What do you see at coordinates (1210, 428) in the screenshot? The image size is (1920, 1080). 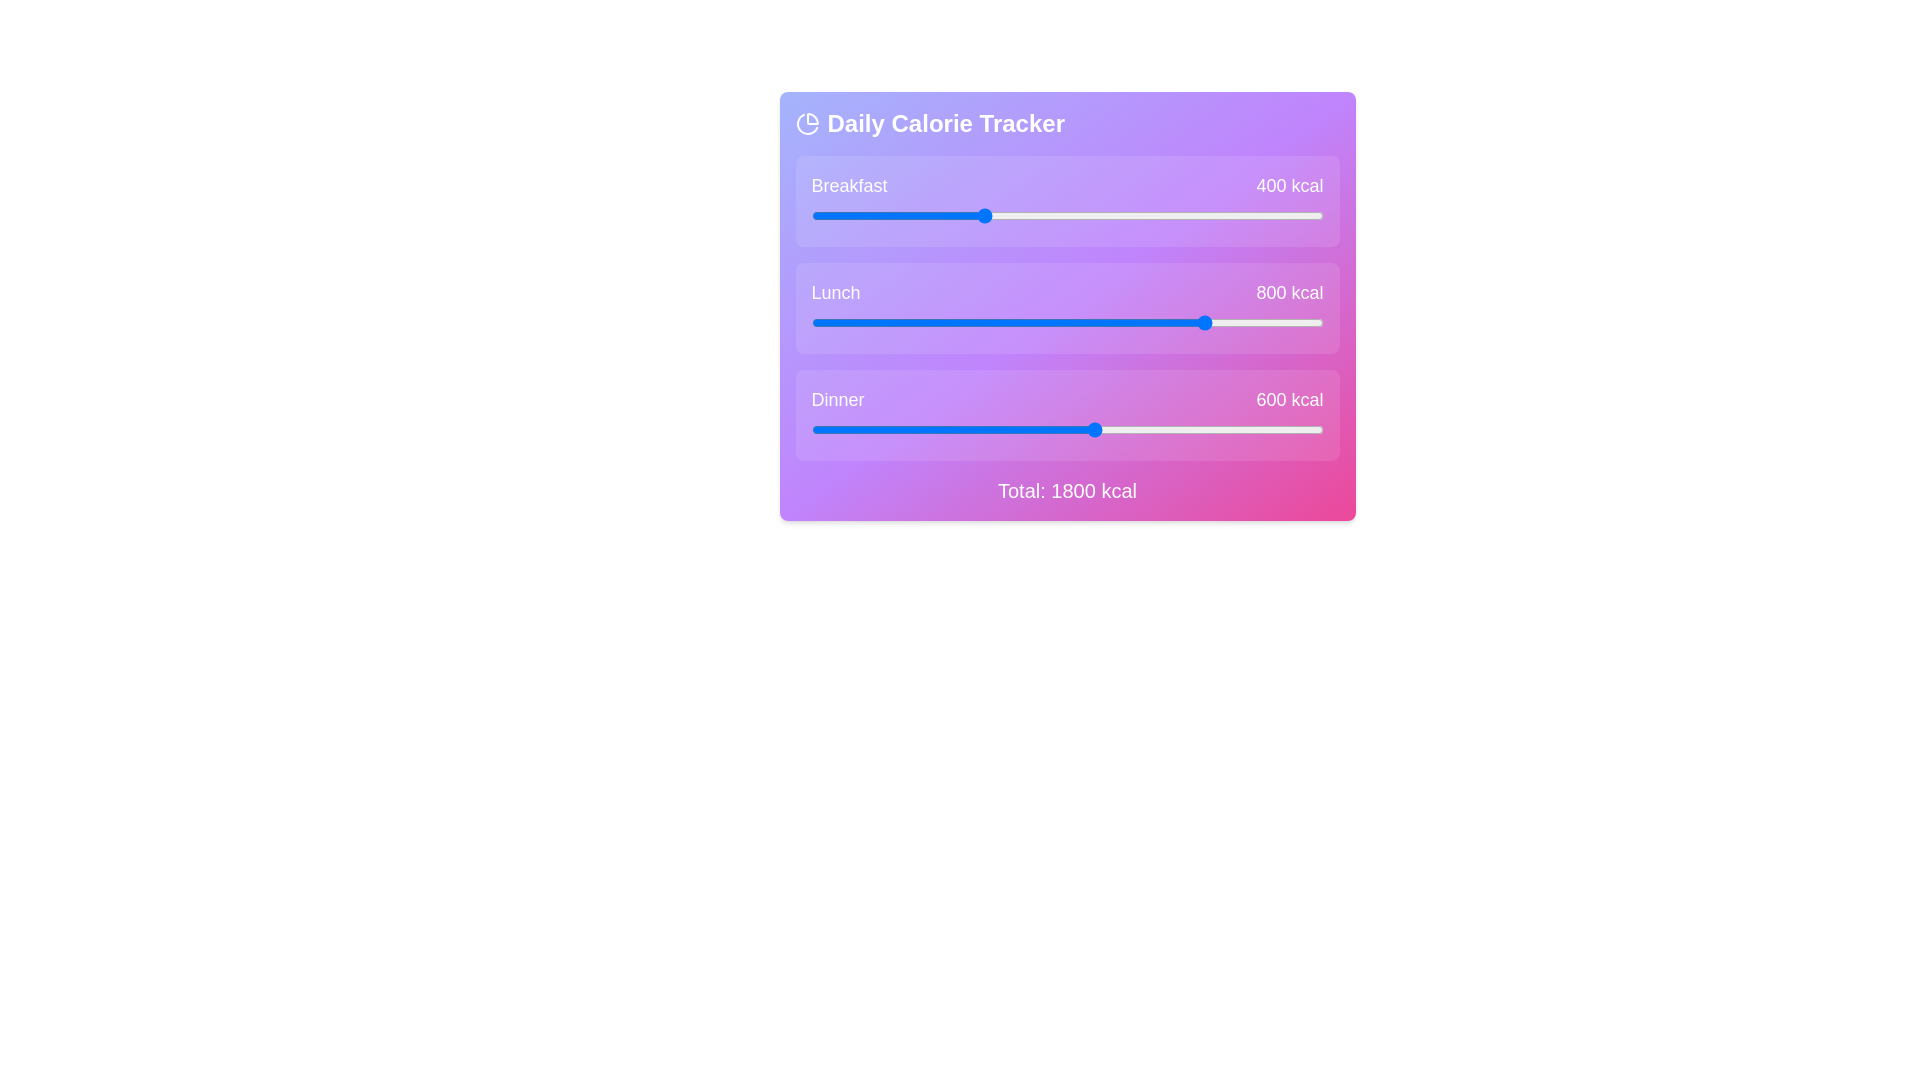 I see `the dinner calorie value` at bounding box center [1210, 428].